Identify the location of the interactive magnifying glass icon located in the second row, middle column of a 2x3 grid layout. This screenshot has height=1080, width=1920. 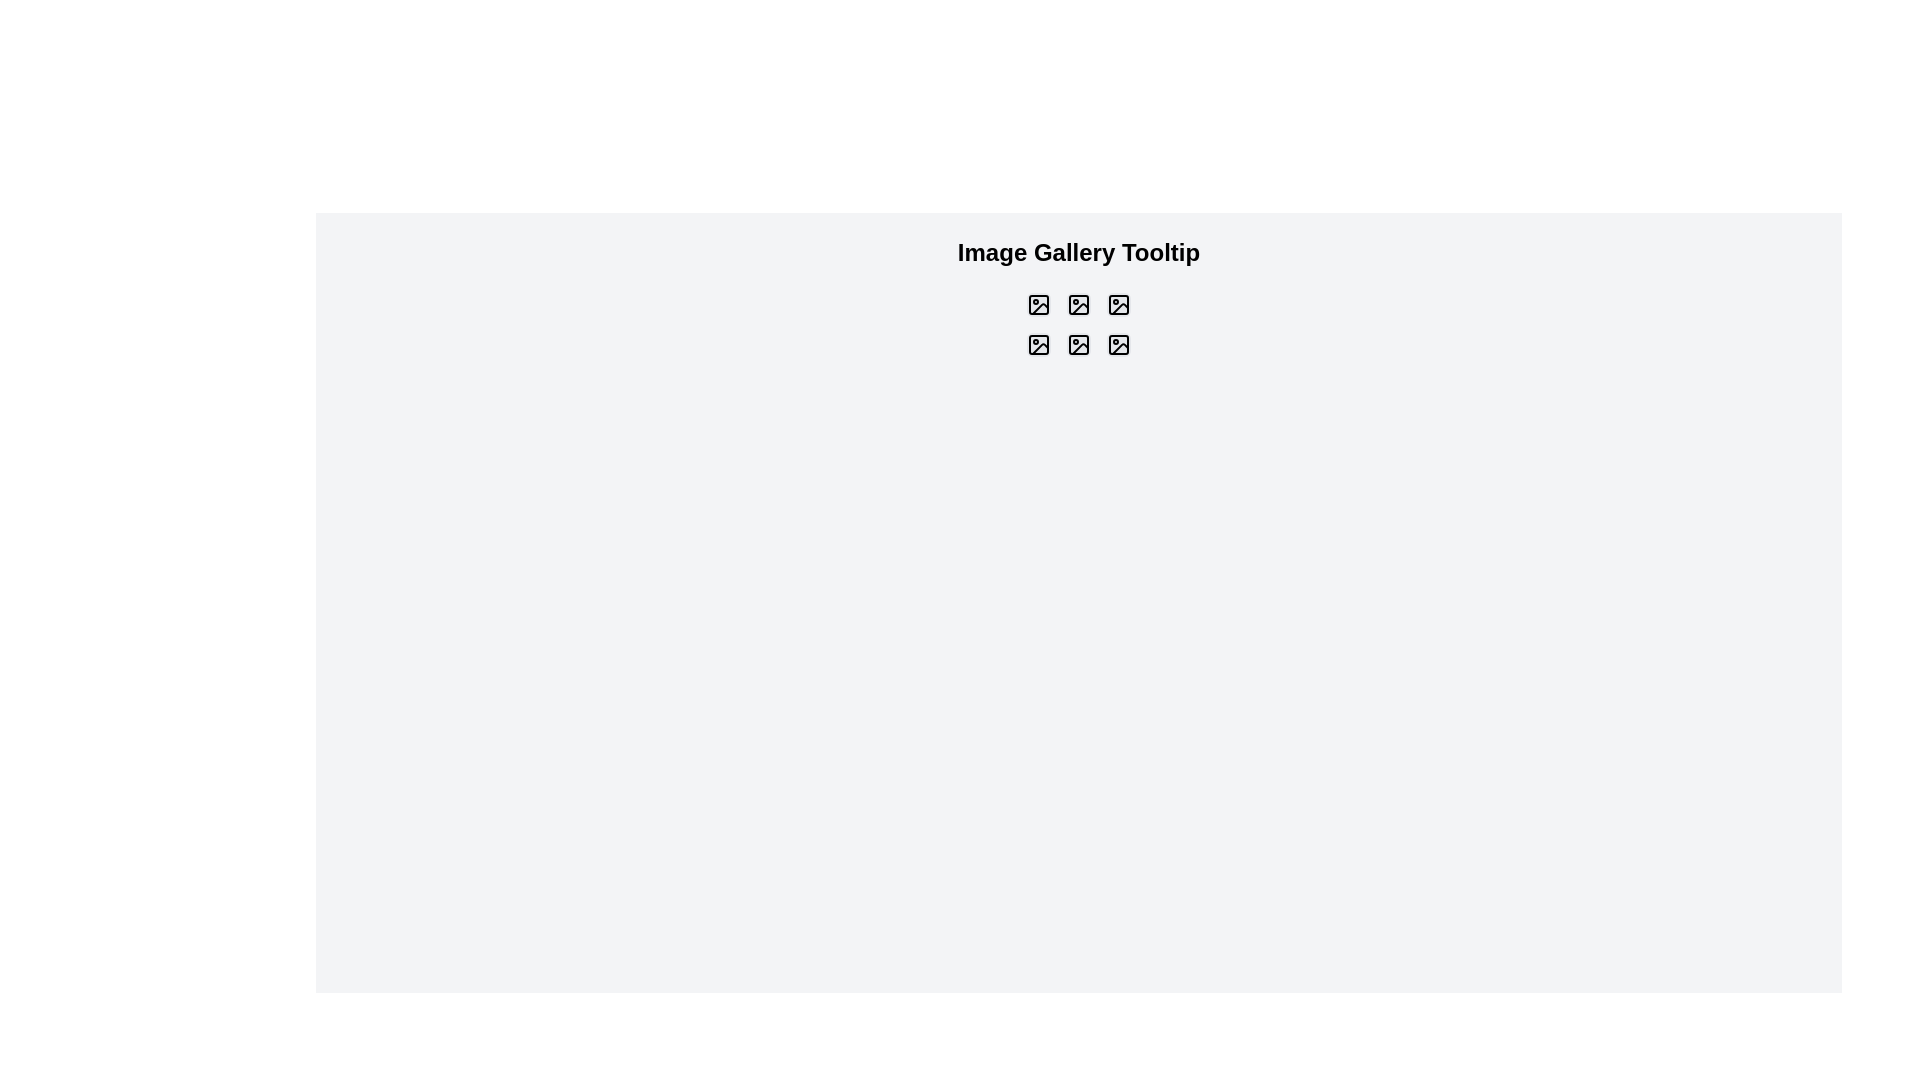
(1078, 343).